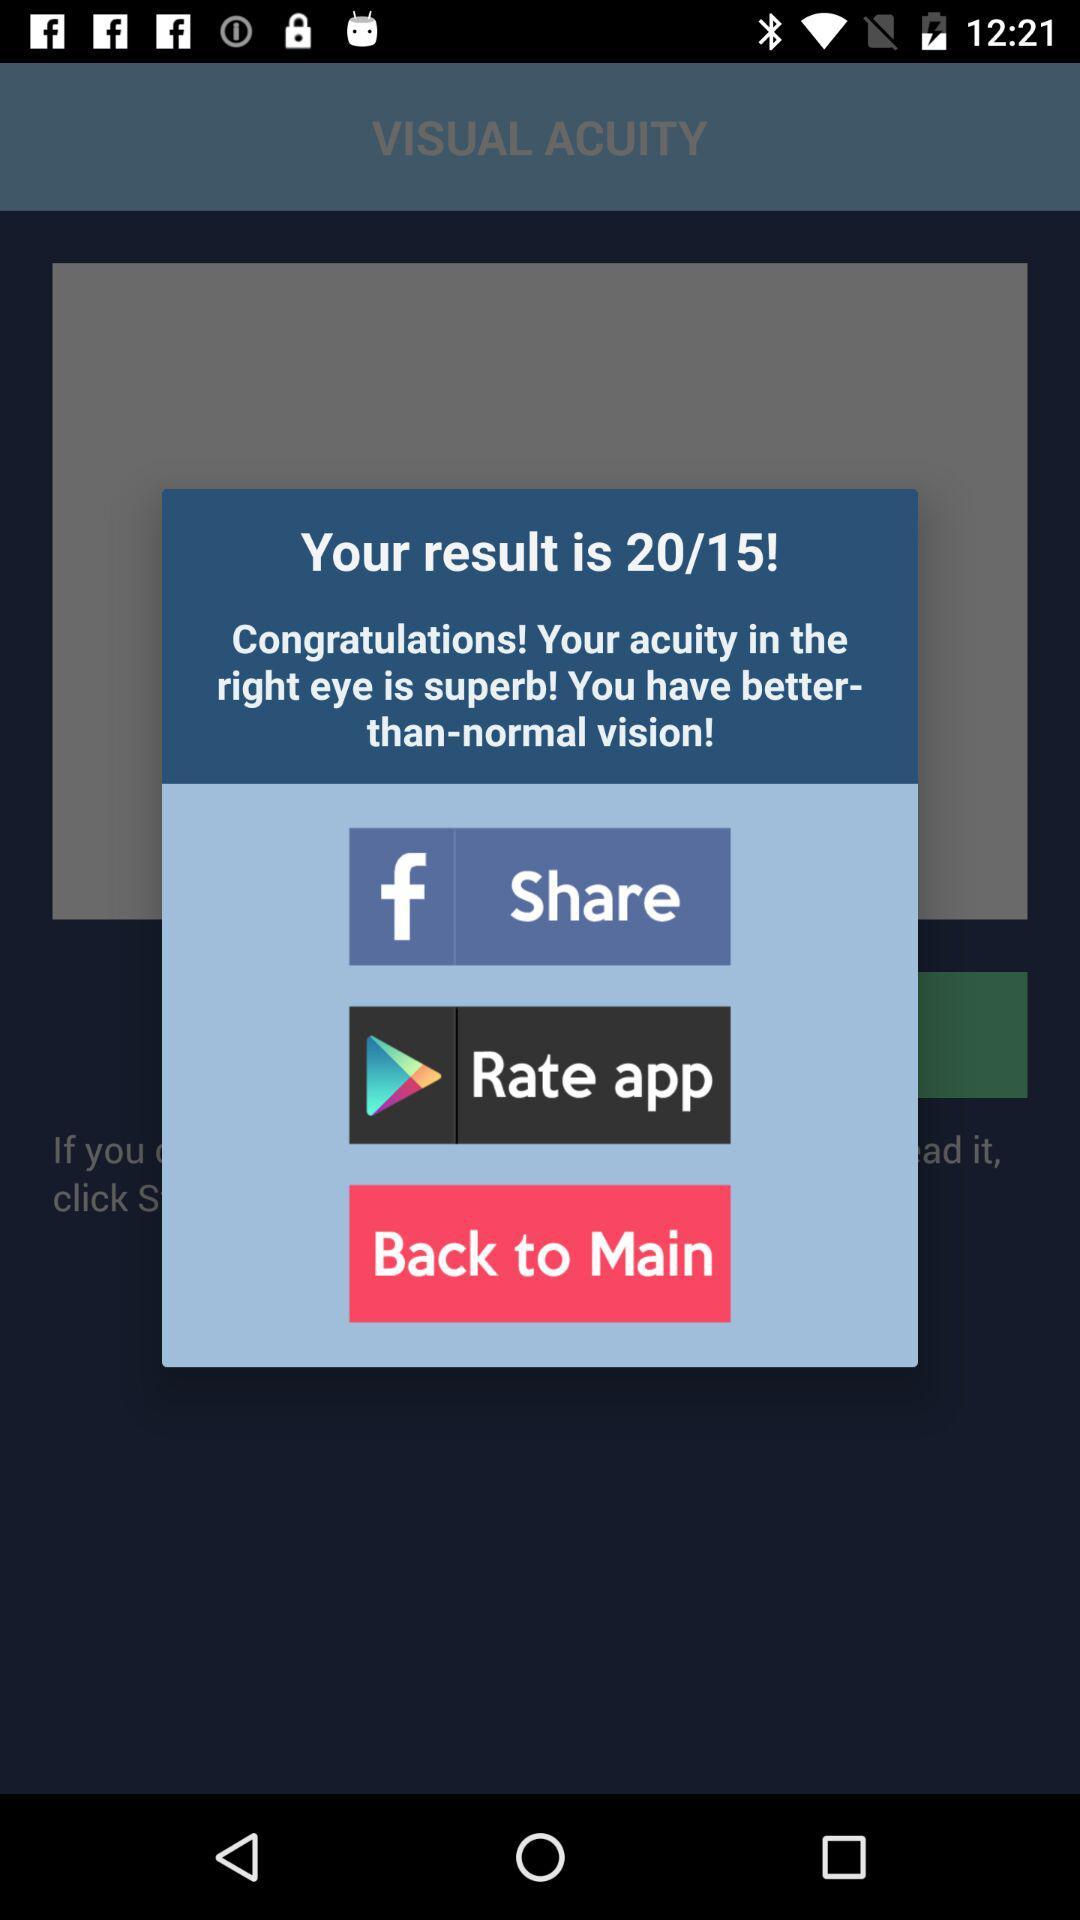  What do you see at coordinates (538, 1252) in the screenshot?
I see `return to home page` at bounding box center [538, 1252].